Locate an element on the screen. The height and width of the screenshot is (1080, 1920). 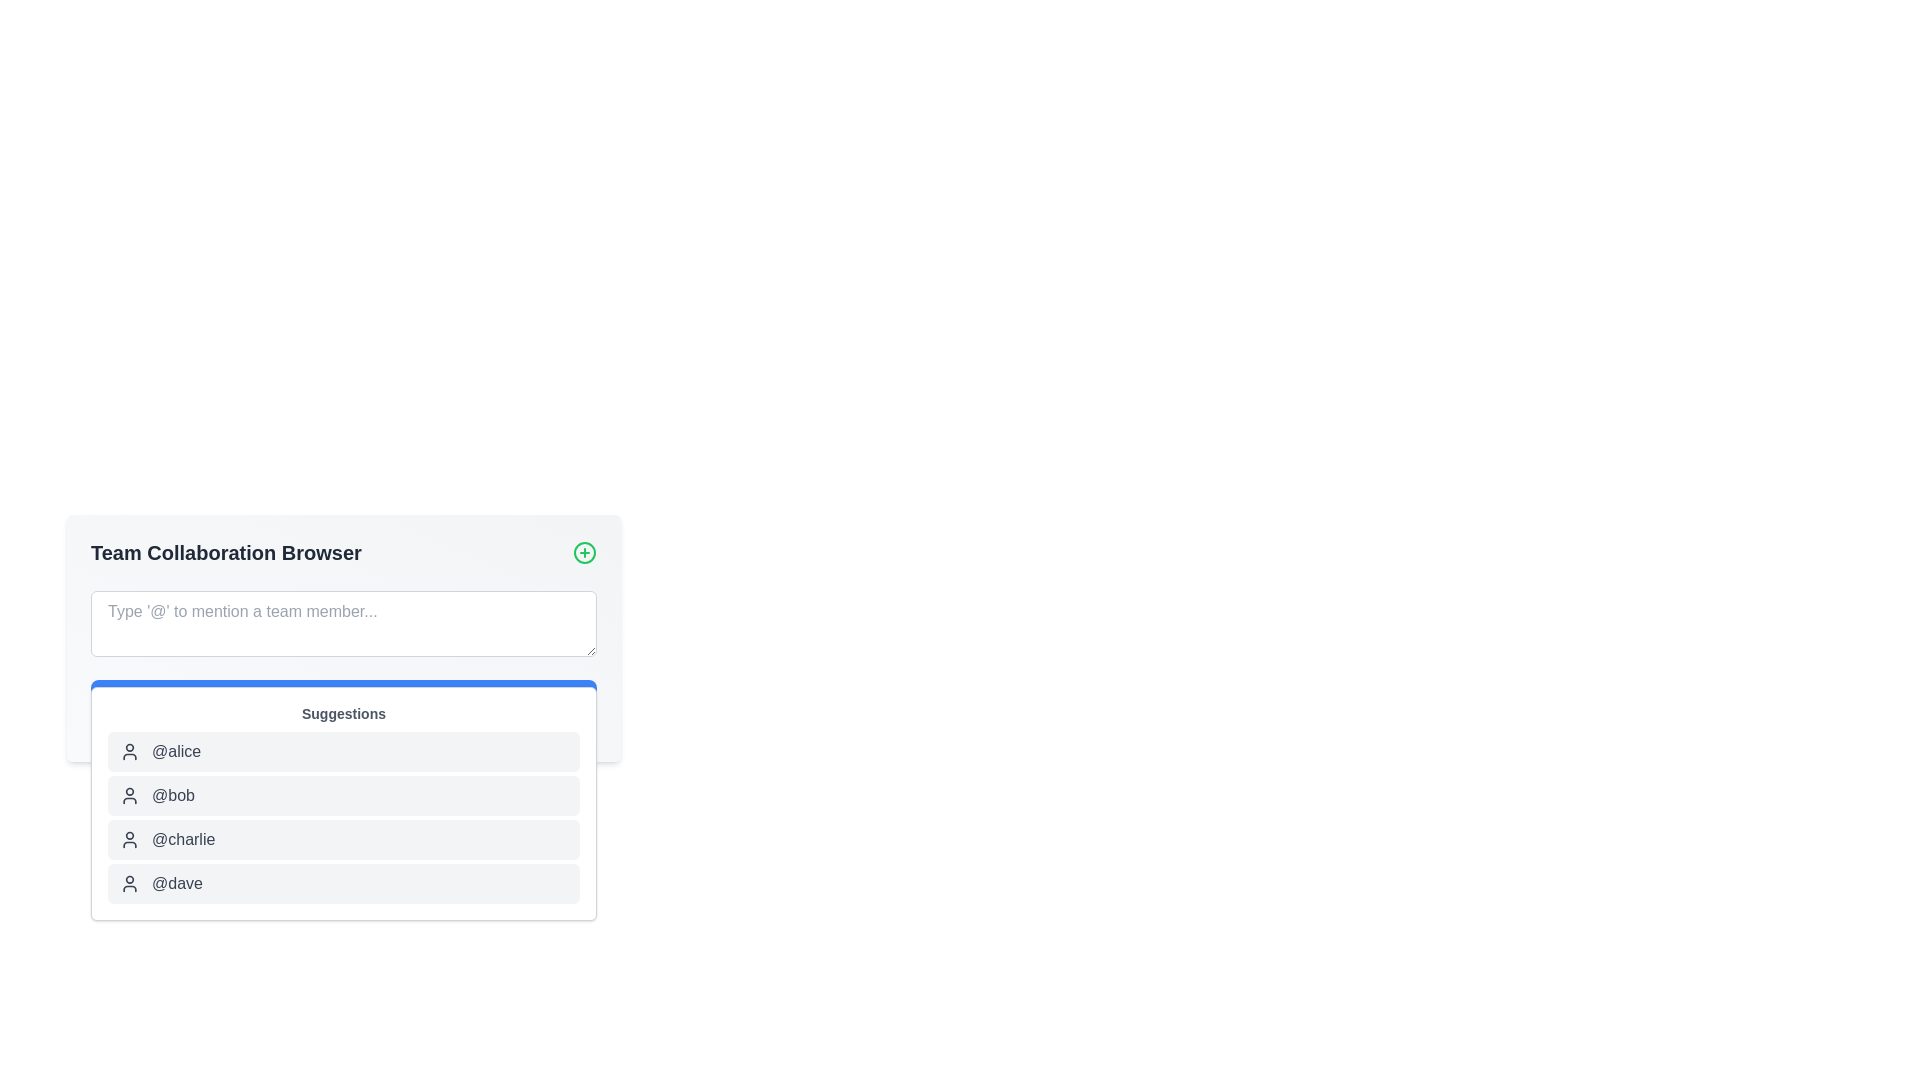
the username text label '@alice' in gray color within the first user suggestion item in the dropdown list is located at coordinates (176, 752).